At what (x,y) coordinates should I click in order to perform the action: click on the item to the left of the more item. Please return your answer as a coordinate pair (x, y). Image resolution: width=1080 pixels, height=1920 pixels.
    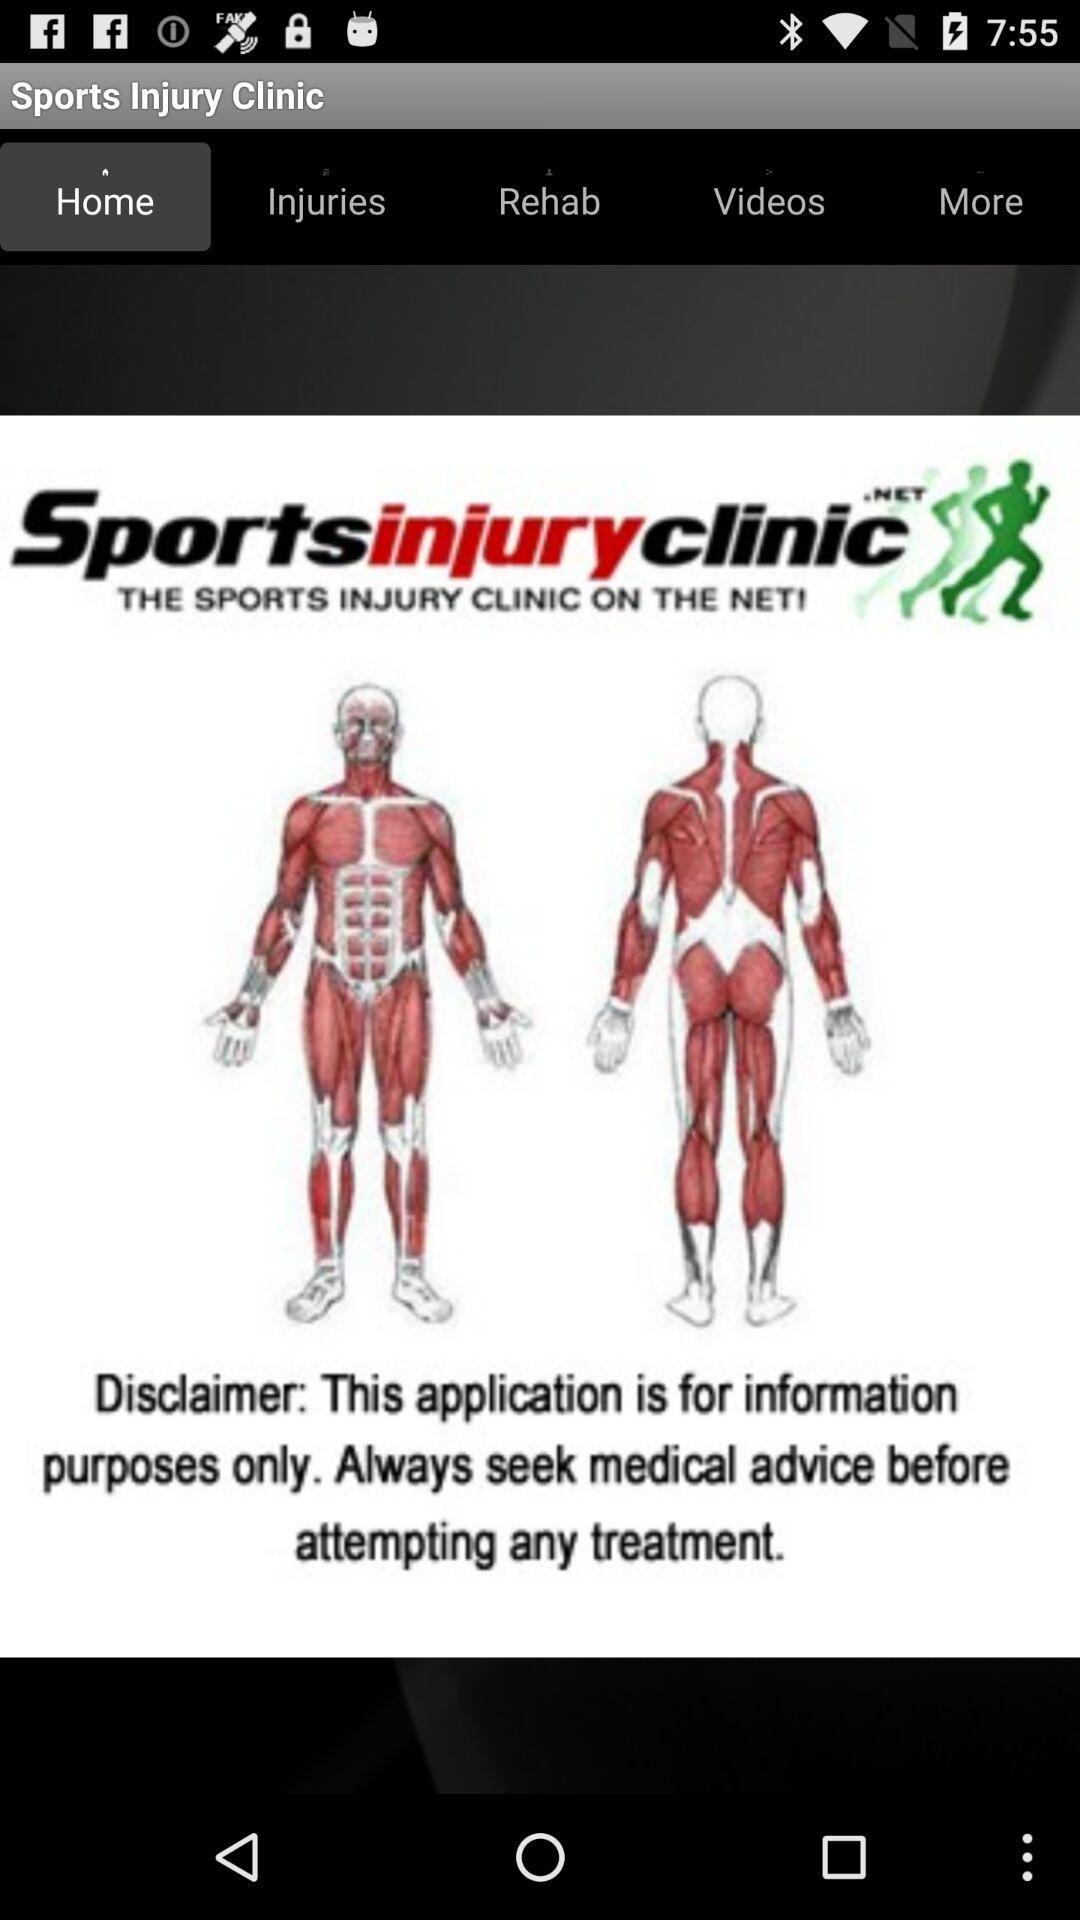
    Looking at the image, I should click on (768, 196).